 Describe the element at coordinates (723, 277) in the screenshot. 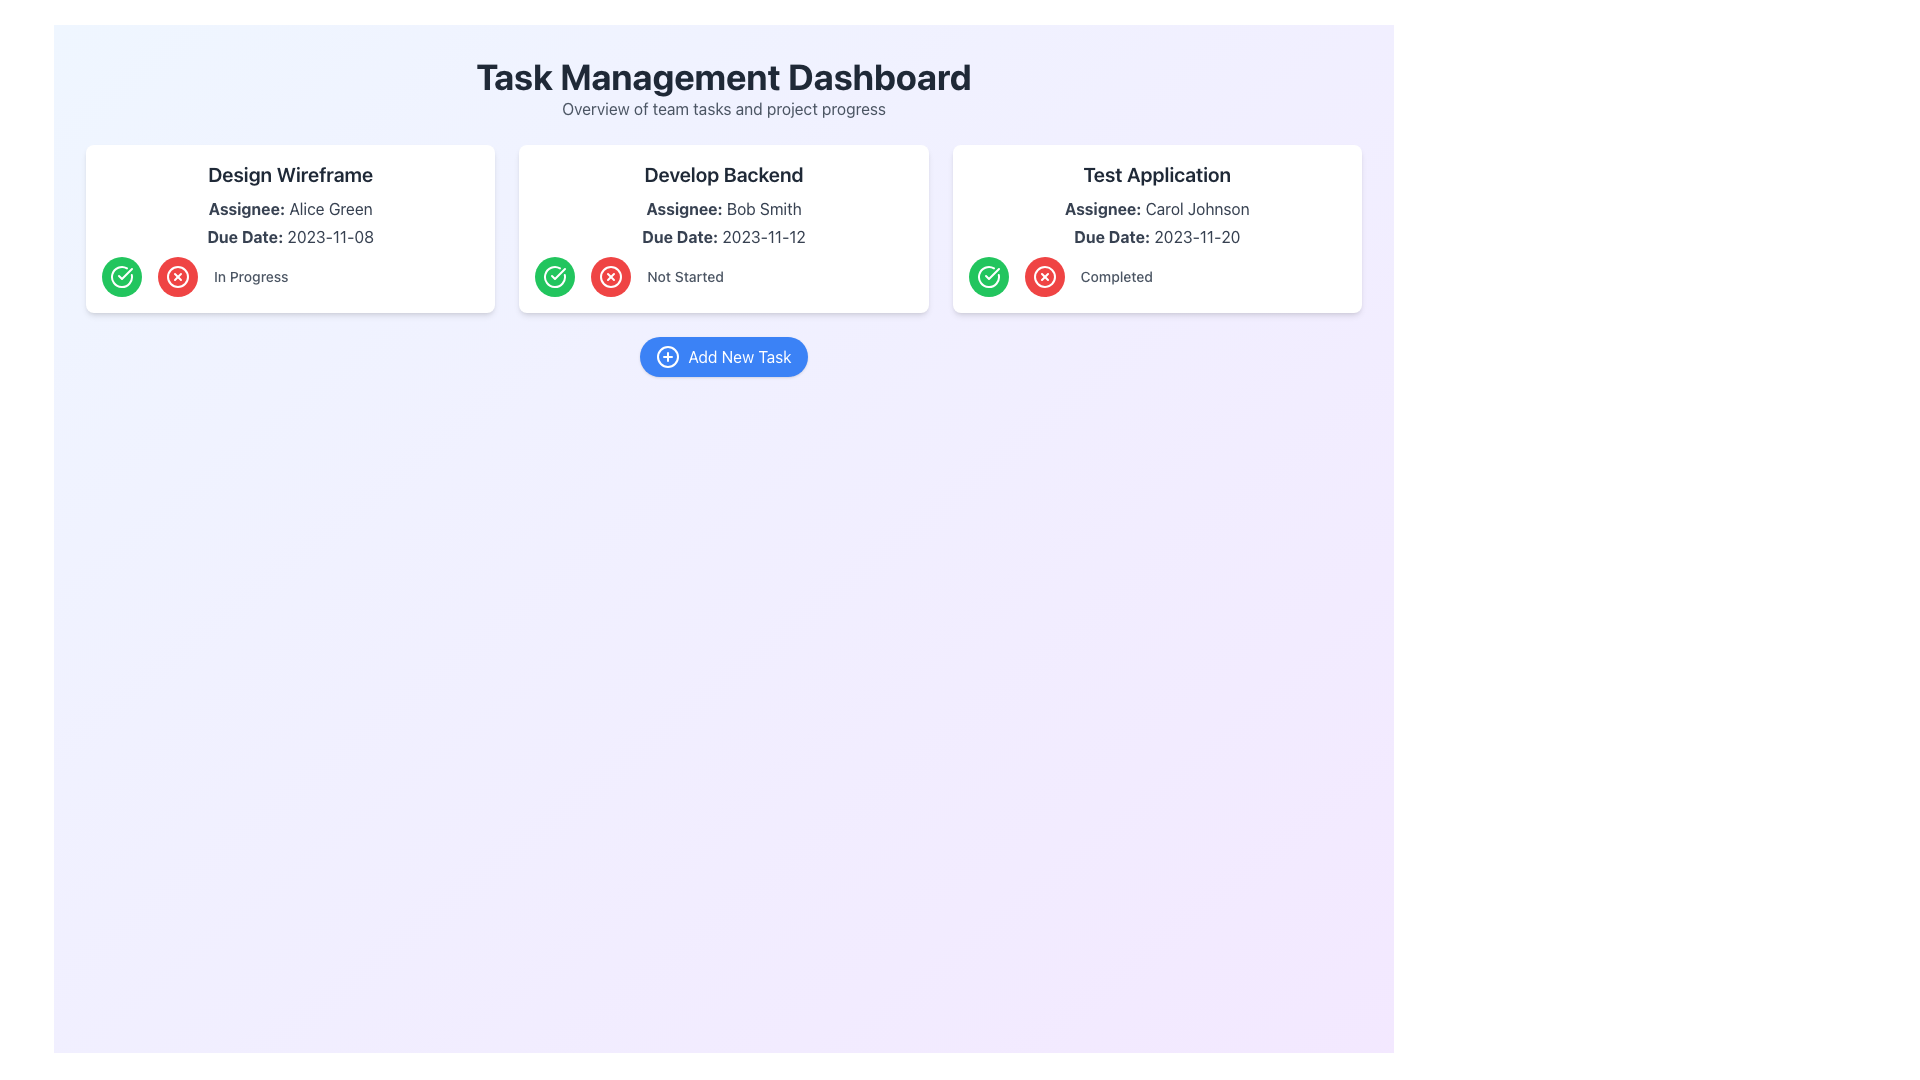

I see `the 'Not Started' label located beneath the due date in the 'Develop Backend' task card, positioned between a green checkmark and a red cross button` at that location.